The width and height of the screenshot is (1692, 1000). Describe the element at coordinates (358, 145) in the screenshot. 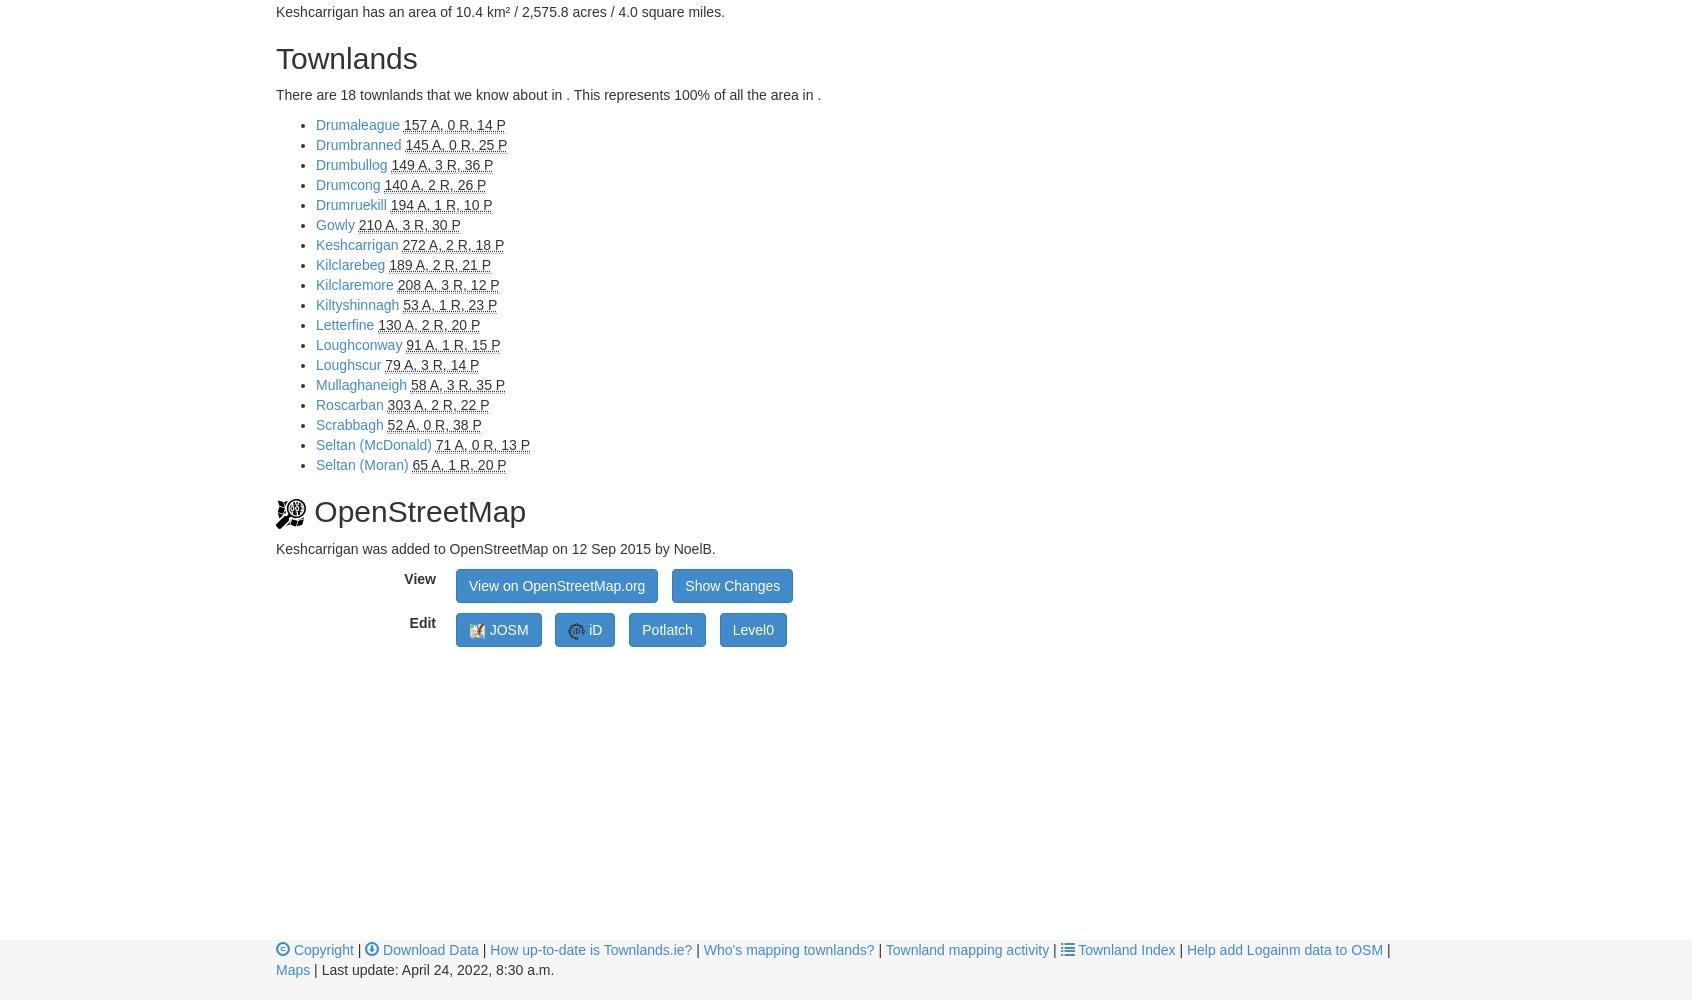

I see `'Drumbranned'` at that location.